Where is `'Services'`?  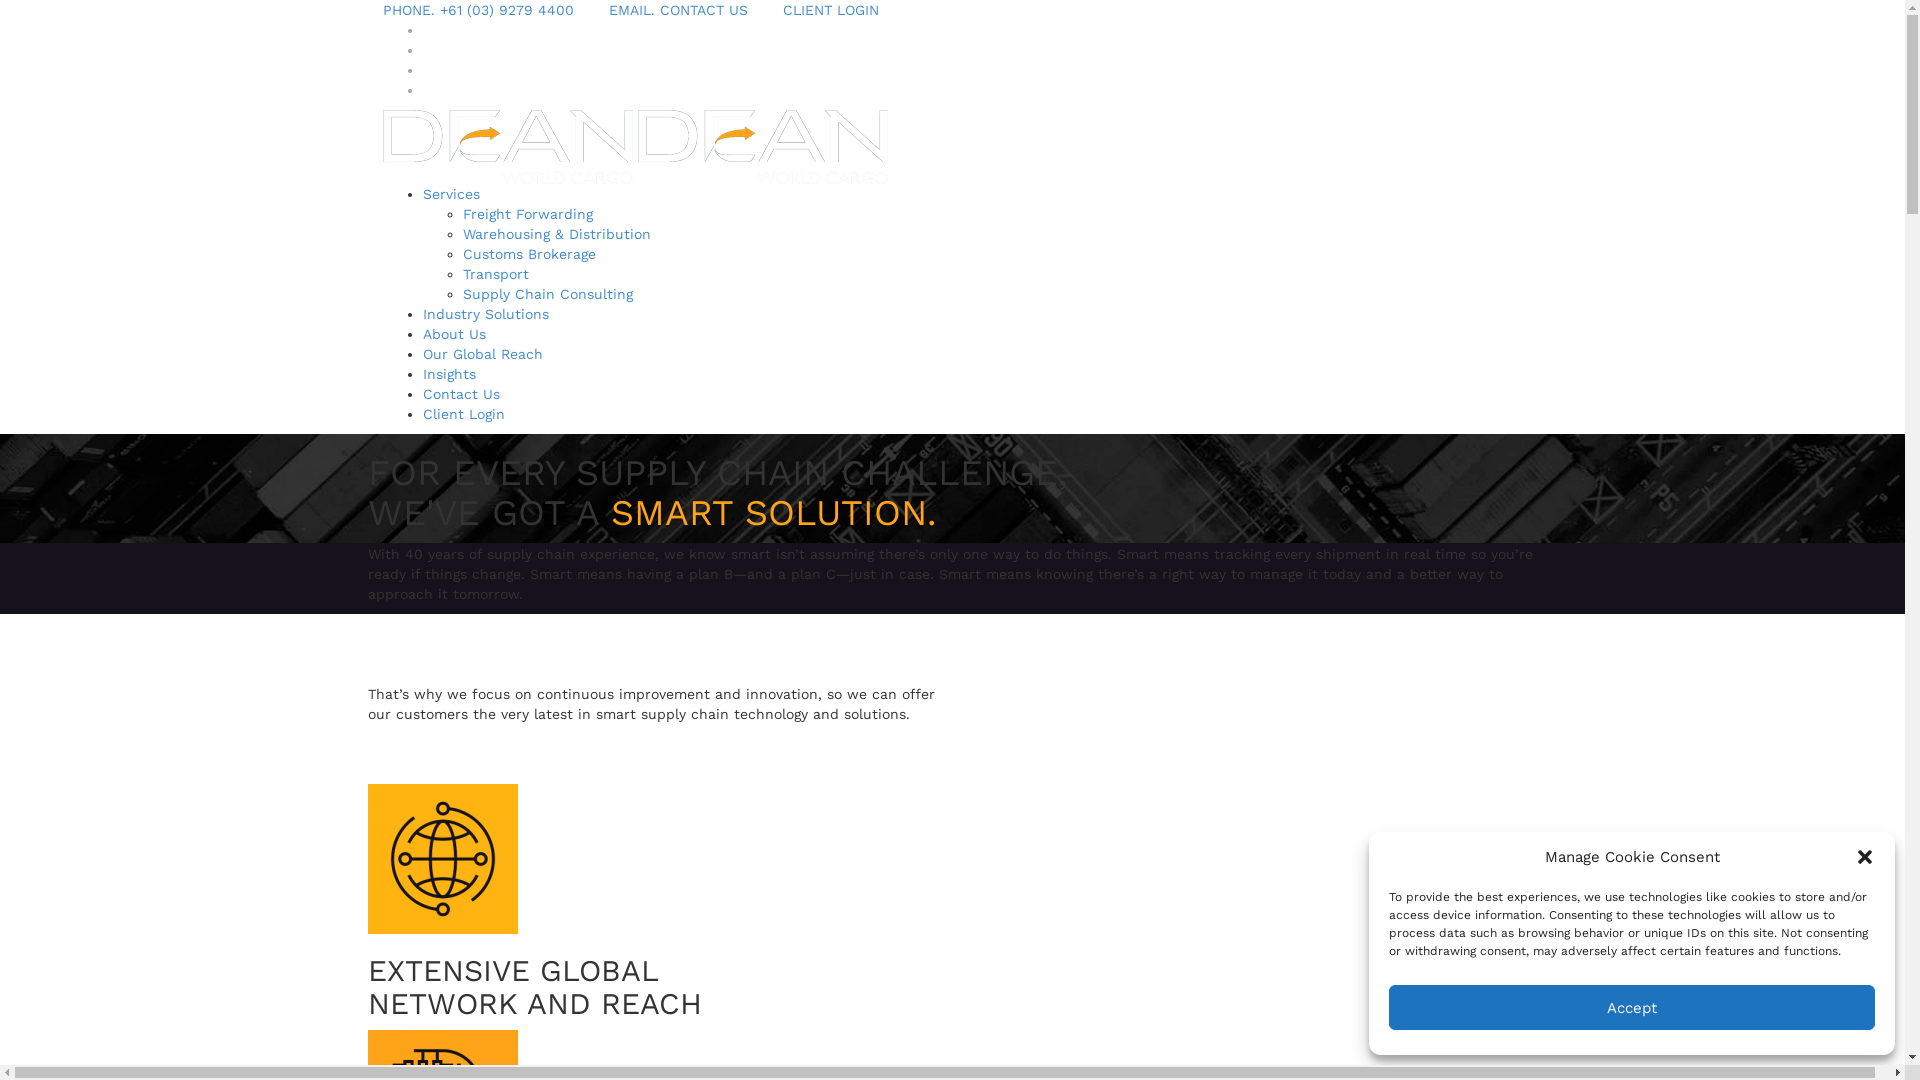
'Services' is located at coordinates (449, 193).